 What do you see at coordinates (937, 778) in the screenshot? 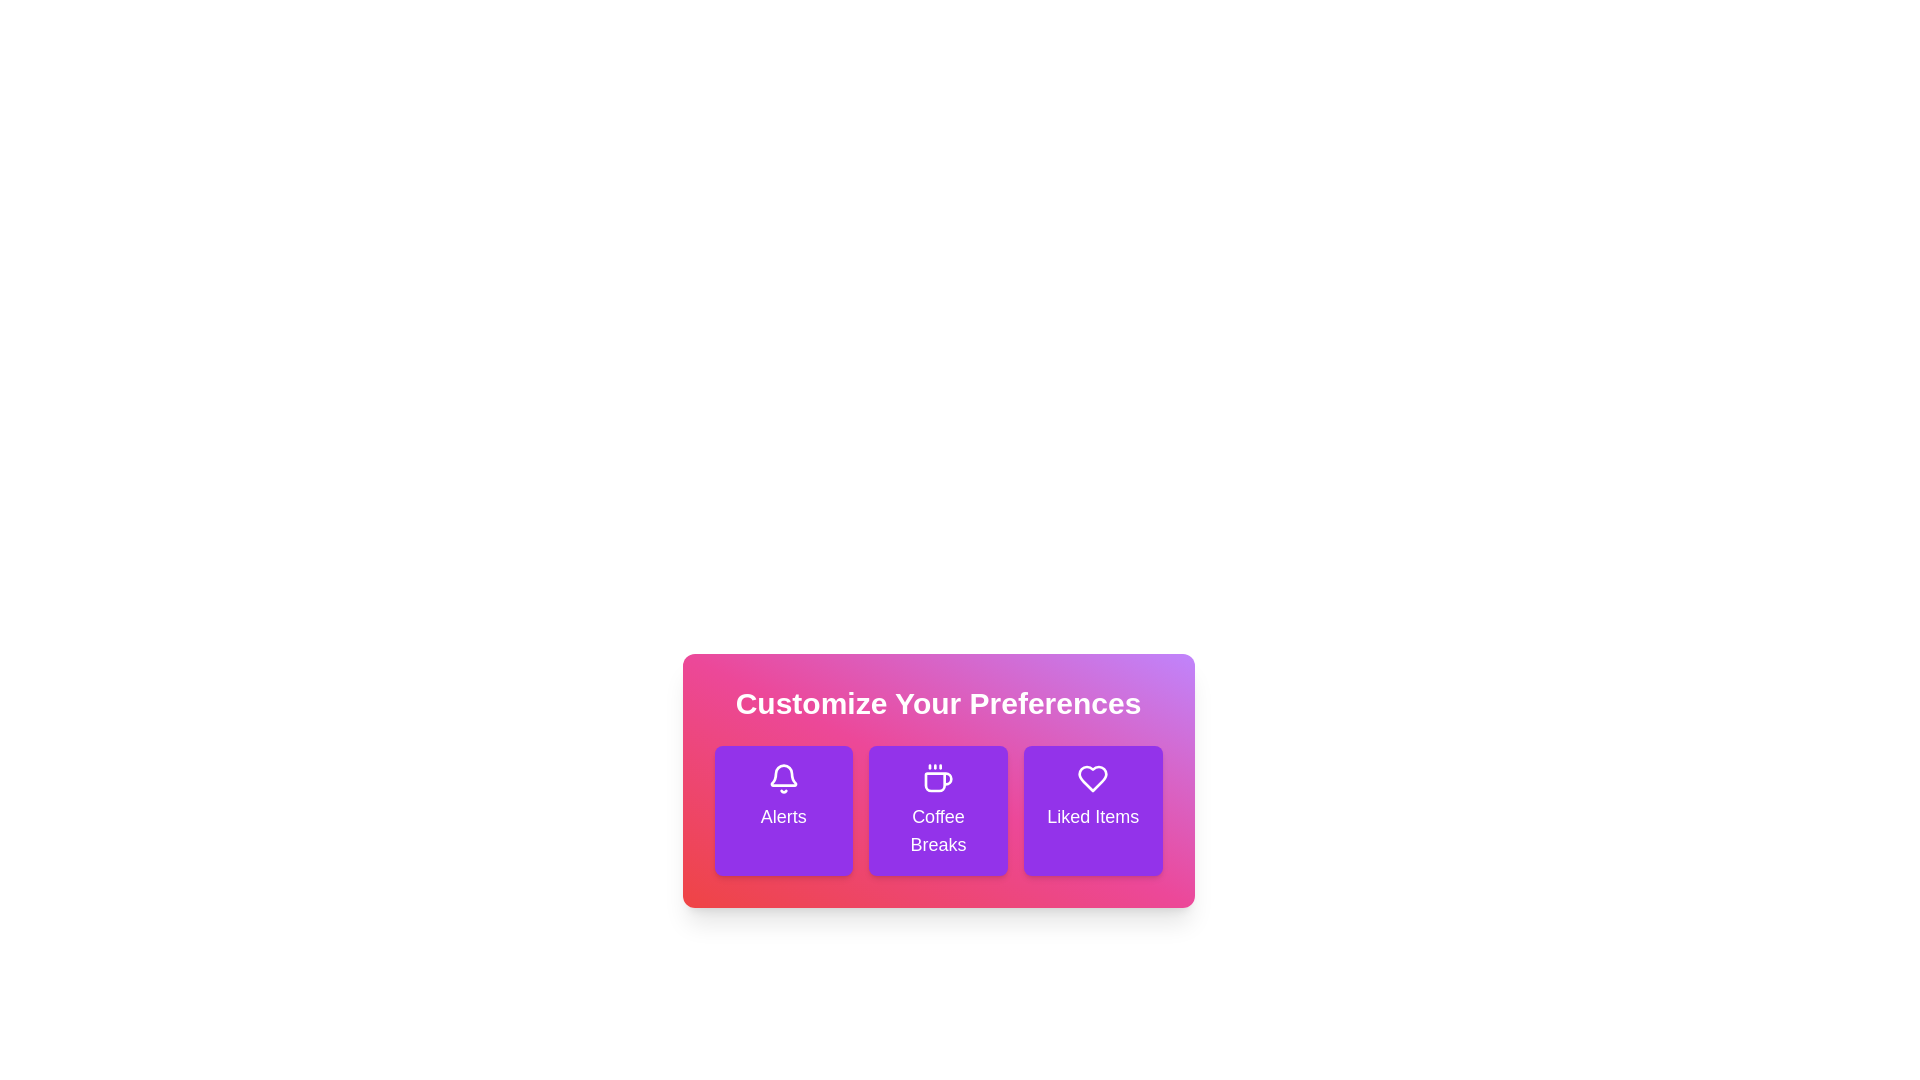
I see `the 'Coffee Breaks' icon located at the center of the card labeled 'Coffee Breaks'` at bounding box center [937, 778].